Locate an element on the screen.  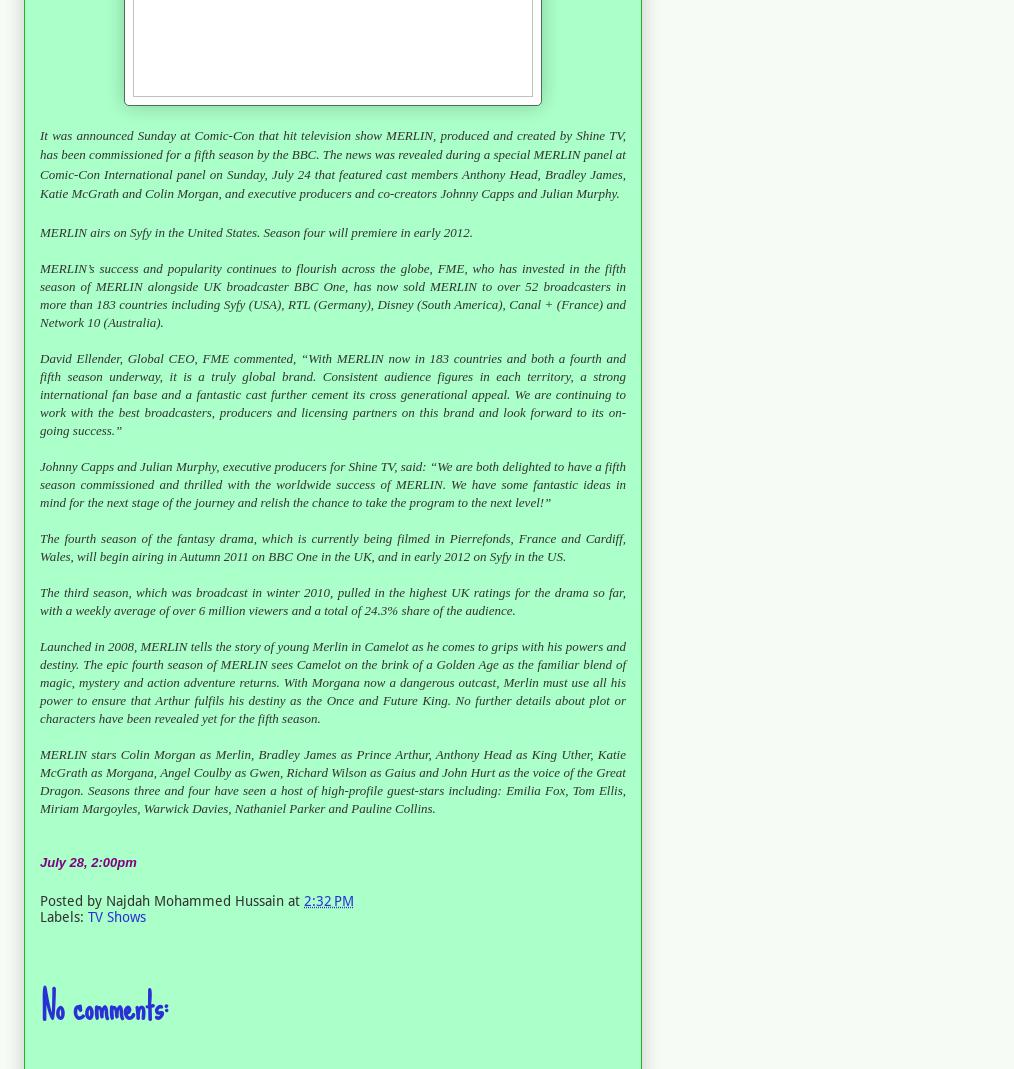
'No comments:' is located at coordinates (104, 1007).